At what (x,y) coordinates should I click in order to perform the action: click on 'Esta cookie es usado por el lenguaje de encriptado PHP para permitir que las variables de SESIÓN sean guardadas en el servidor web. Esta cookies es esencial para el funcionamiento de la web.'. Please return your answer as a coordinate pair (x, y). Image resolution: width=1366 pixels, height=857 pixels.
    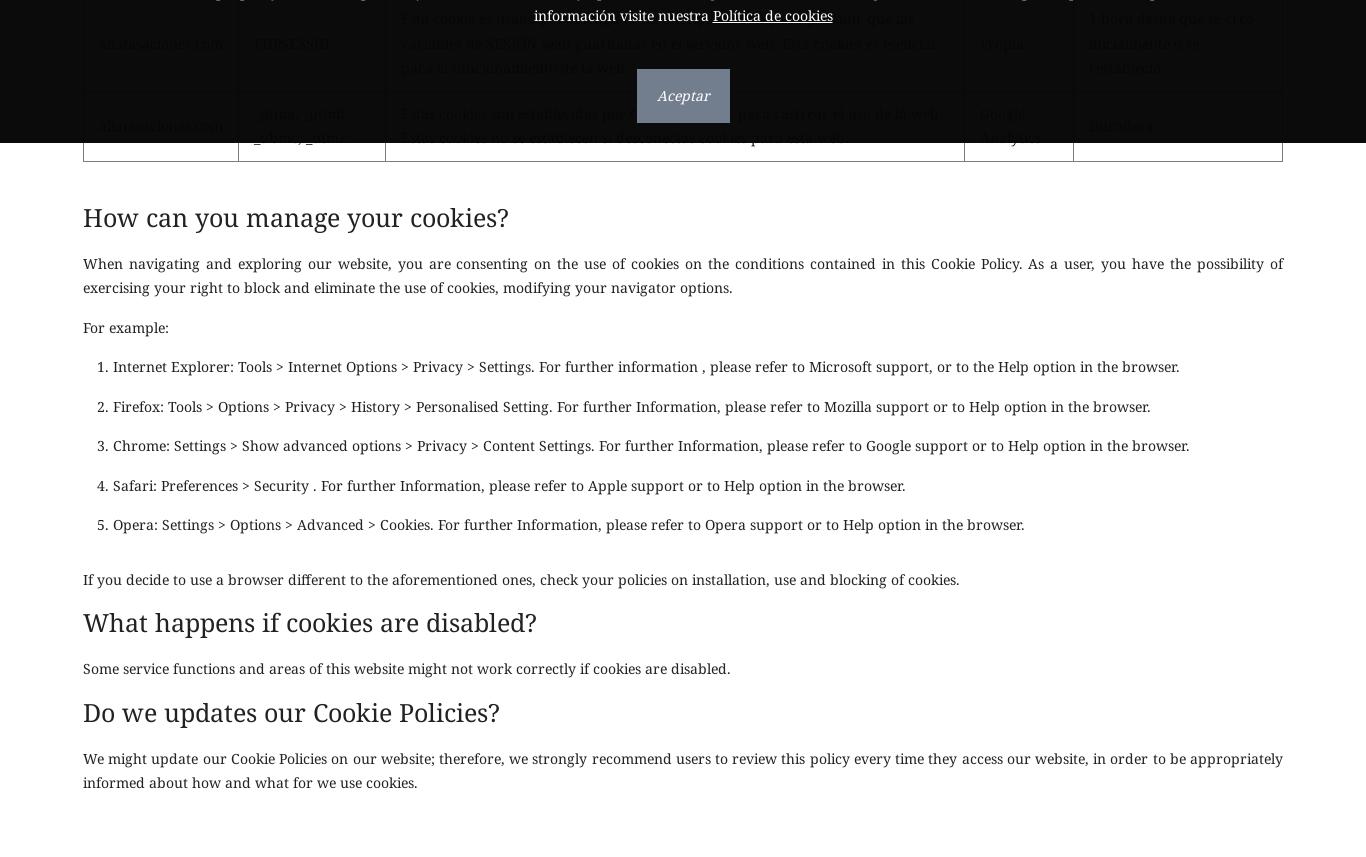
    Looking at the image, I should click on (666, 42).